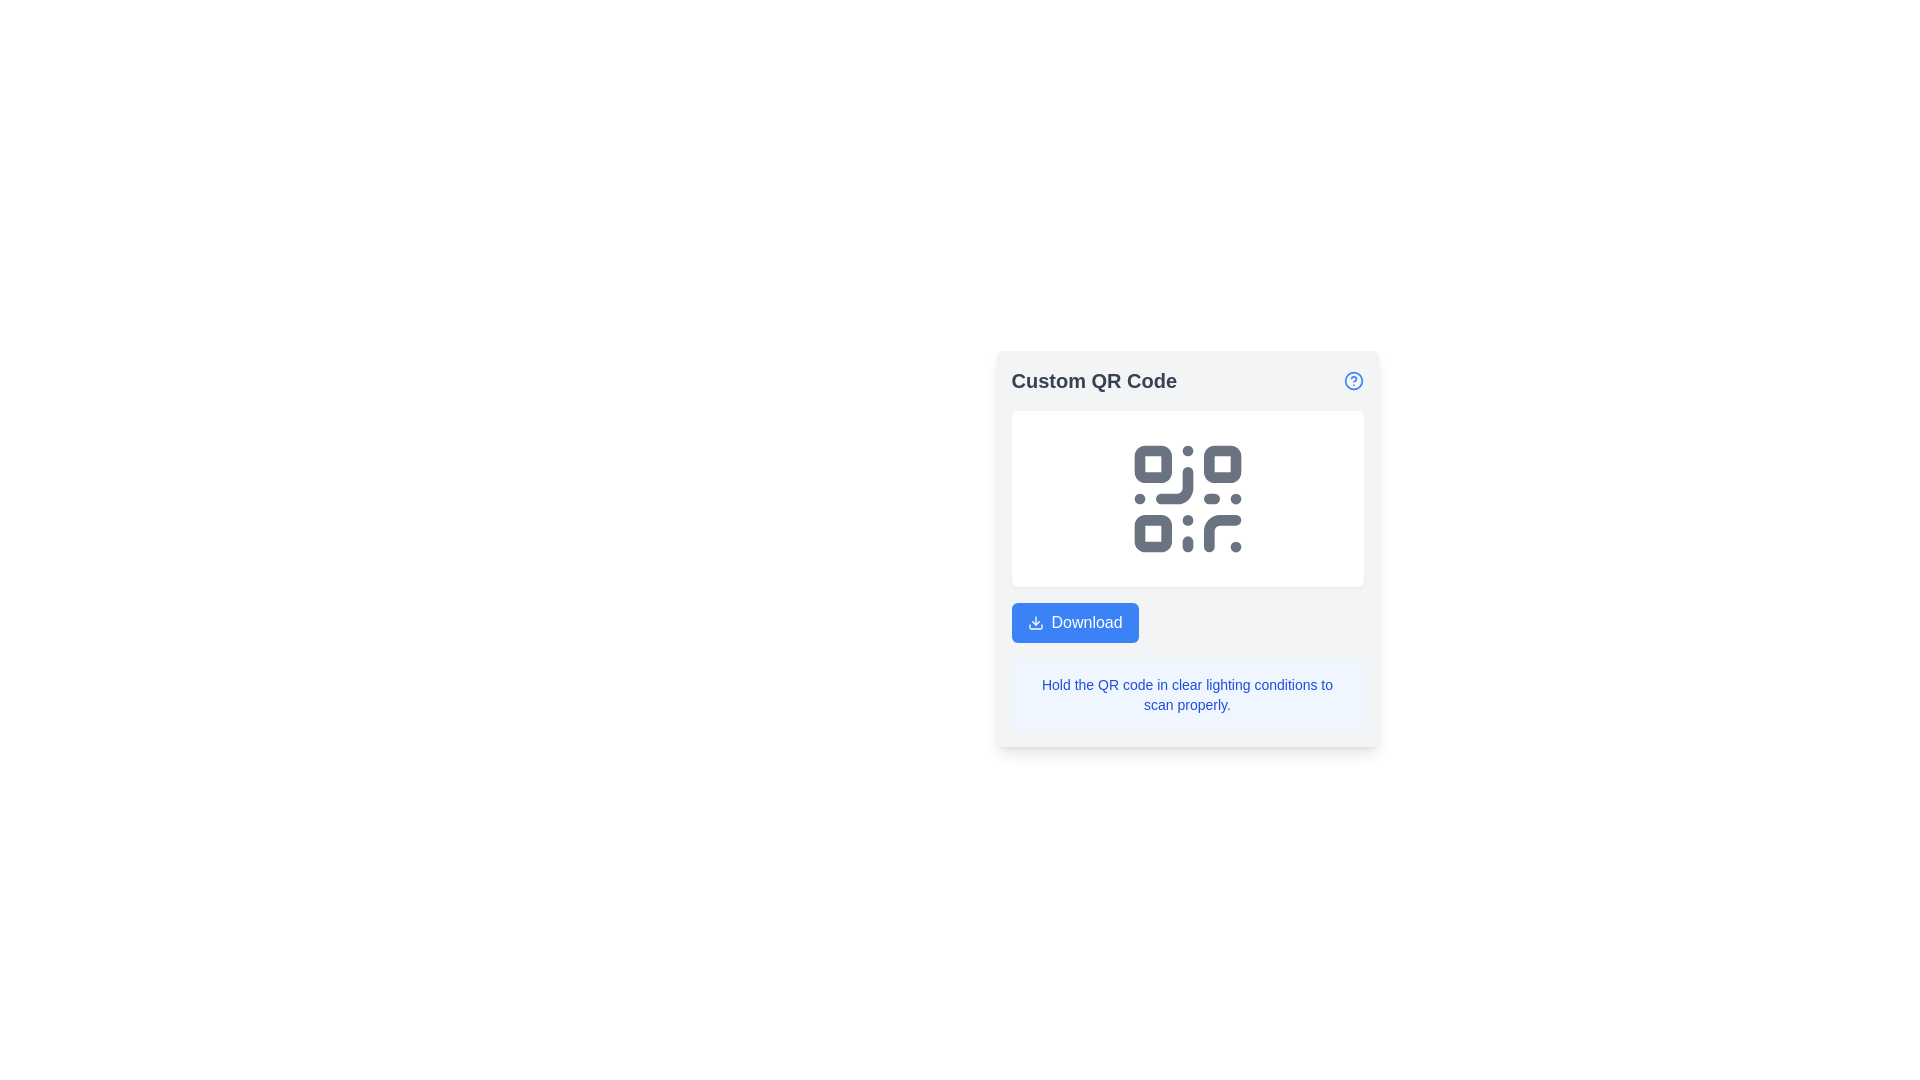 The width and height of the screenshot is (1920, 1080). What do you see at coordinates (1074, 622) in the screenshot?
I see `the 'Download' button with rounded corners, blue background, and white text to initiate a download` at bounding box center [1074, 622].